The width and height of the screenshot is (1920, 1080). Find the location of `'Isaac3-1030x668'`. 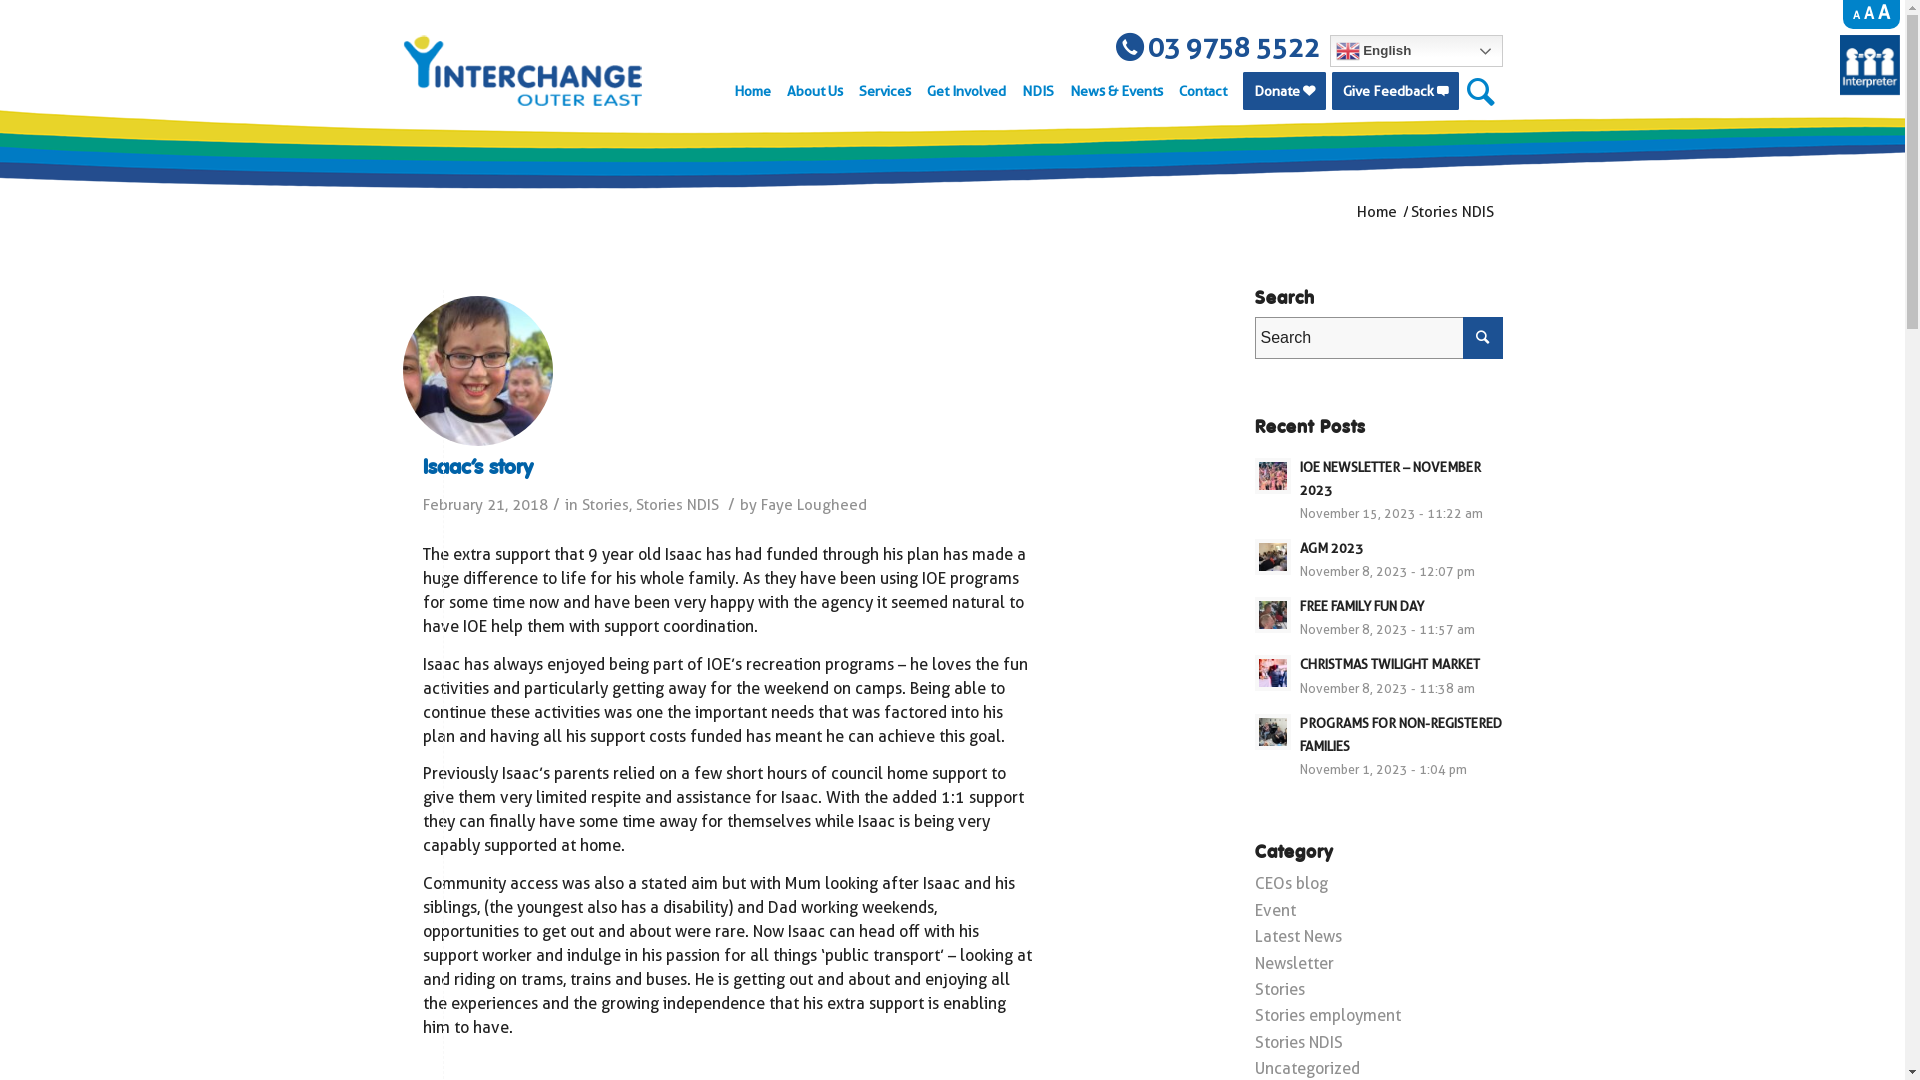

'Isaac3-1030x668' is located at coordinates (475, 370).